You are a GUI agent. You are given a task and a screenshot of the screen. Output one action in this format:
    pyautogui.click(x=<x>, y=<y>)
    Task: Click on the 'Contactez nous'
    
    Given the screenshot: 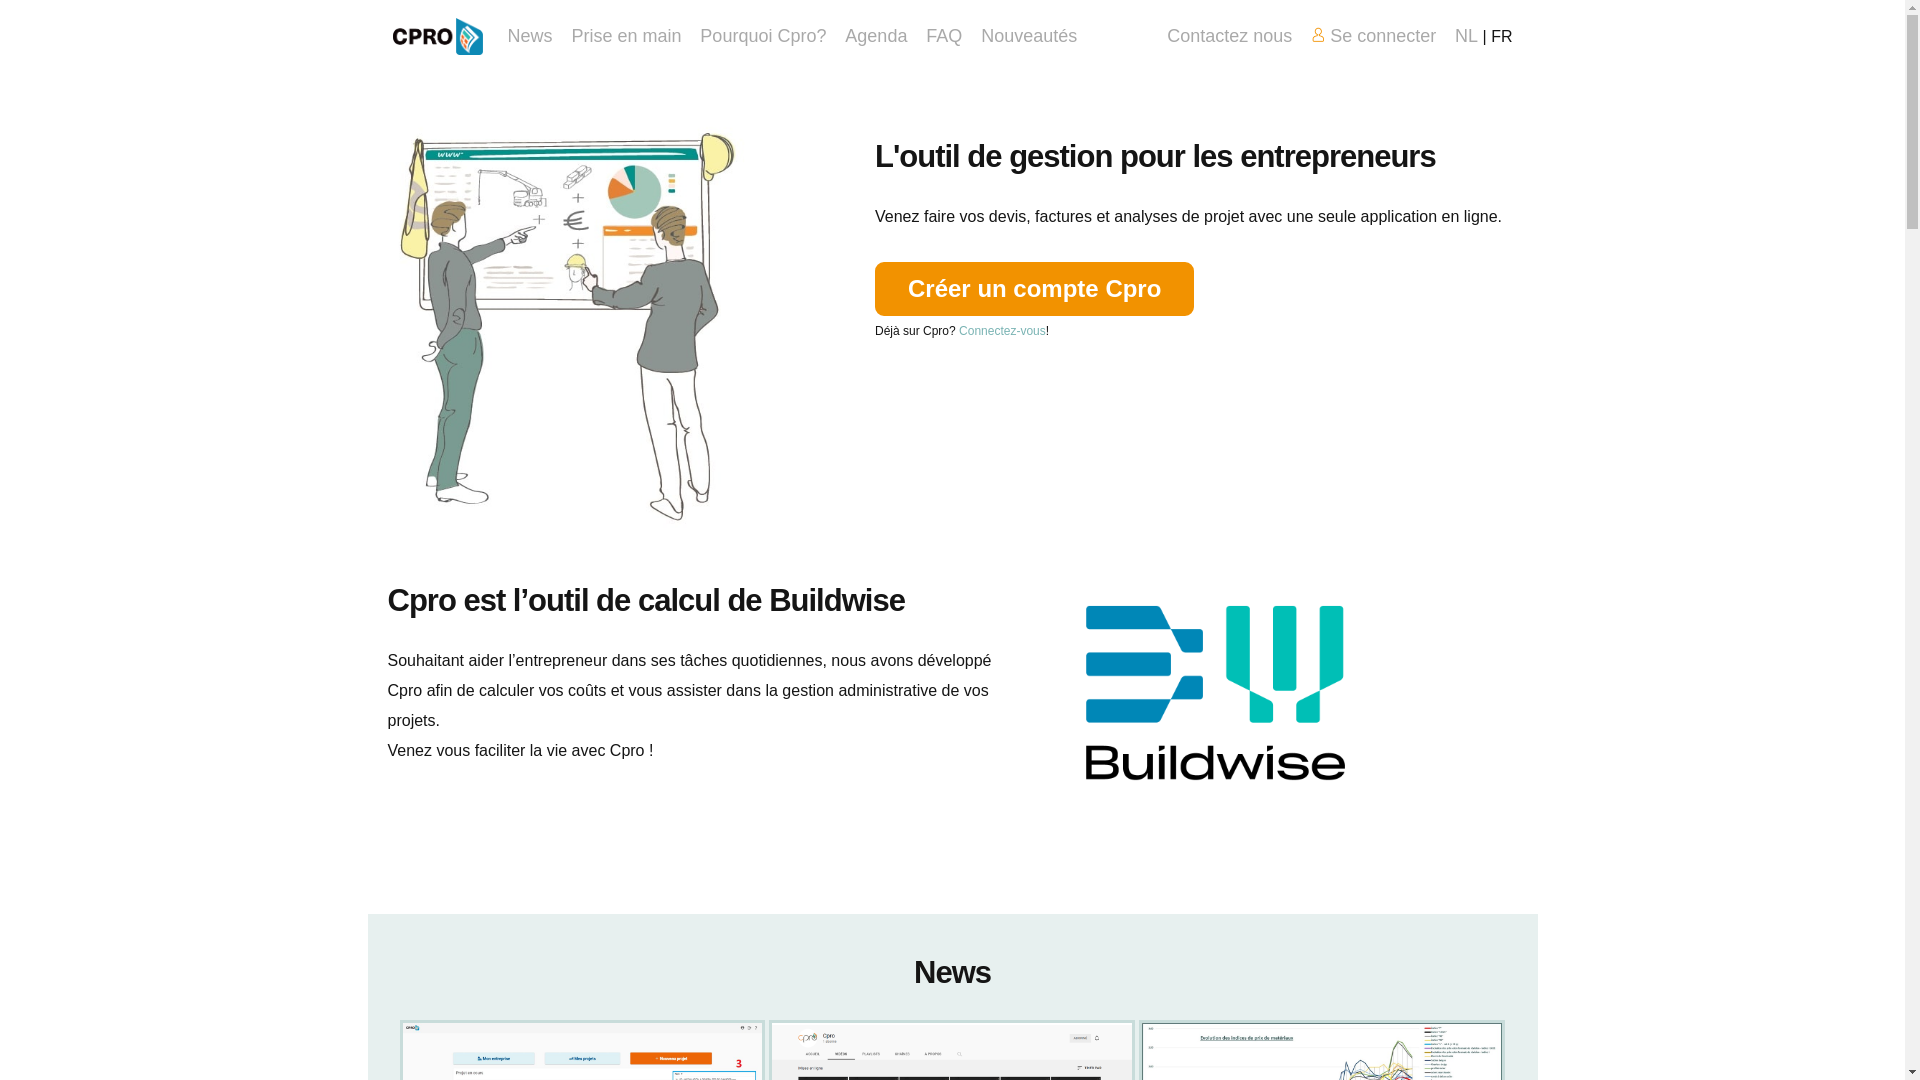 What is the action you would take?
    pyautogui.click(x=1228, y=35)
    